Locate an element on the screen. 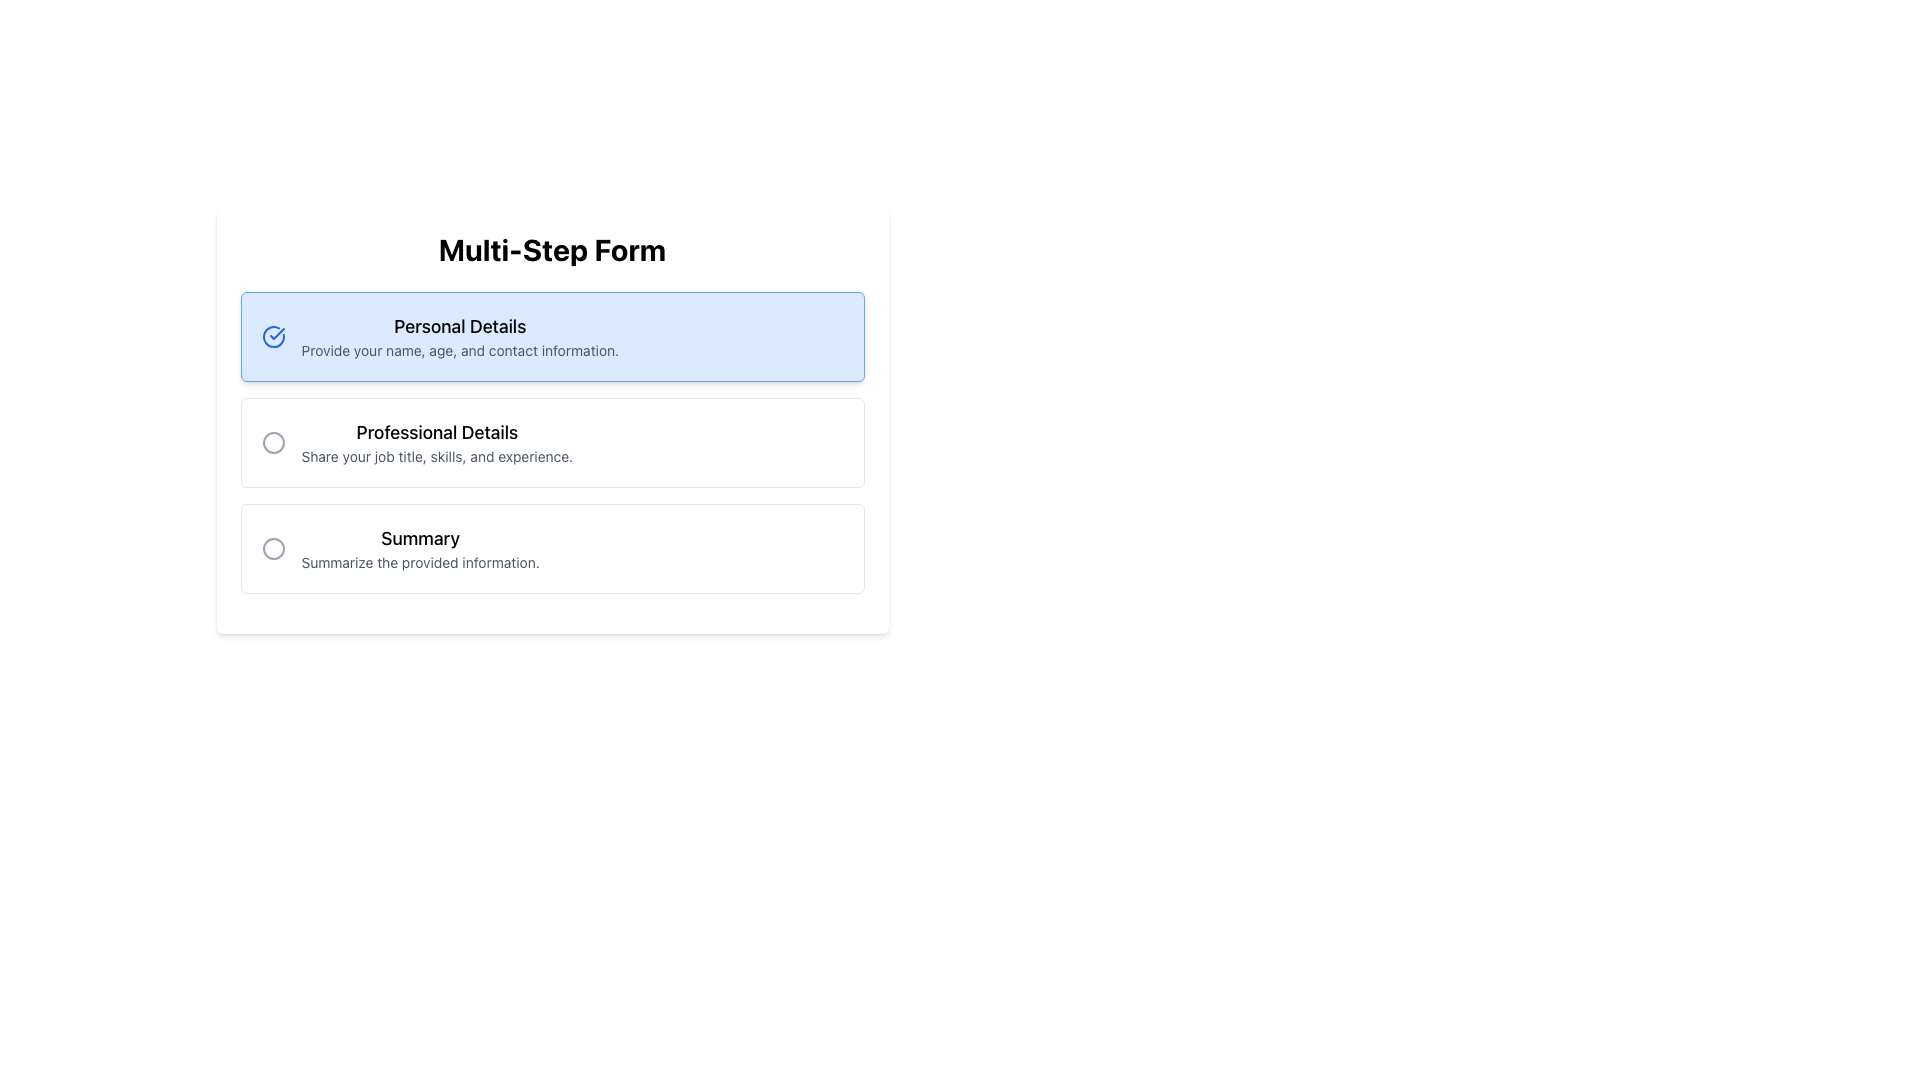  the informational text block that serves as a title and description for the form section, located in the top-left part of the visible layout under 'Multi-Step Form.' is located at coordinates (459, 335).